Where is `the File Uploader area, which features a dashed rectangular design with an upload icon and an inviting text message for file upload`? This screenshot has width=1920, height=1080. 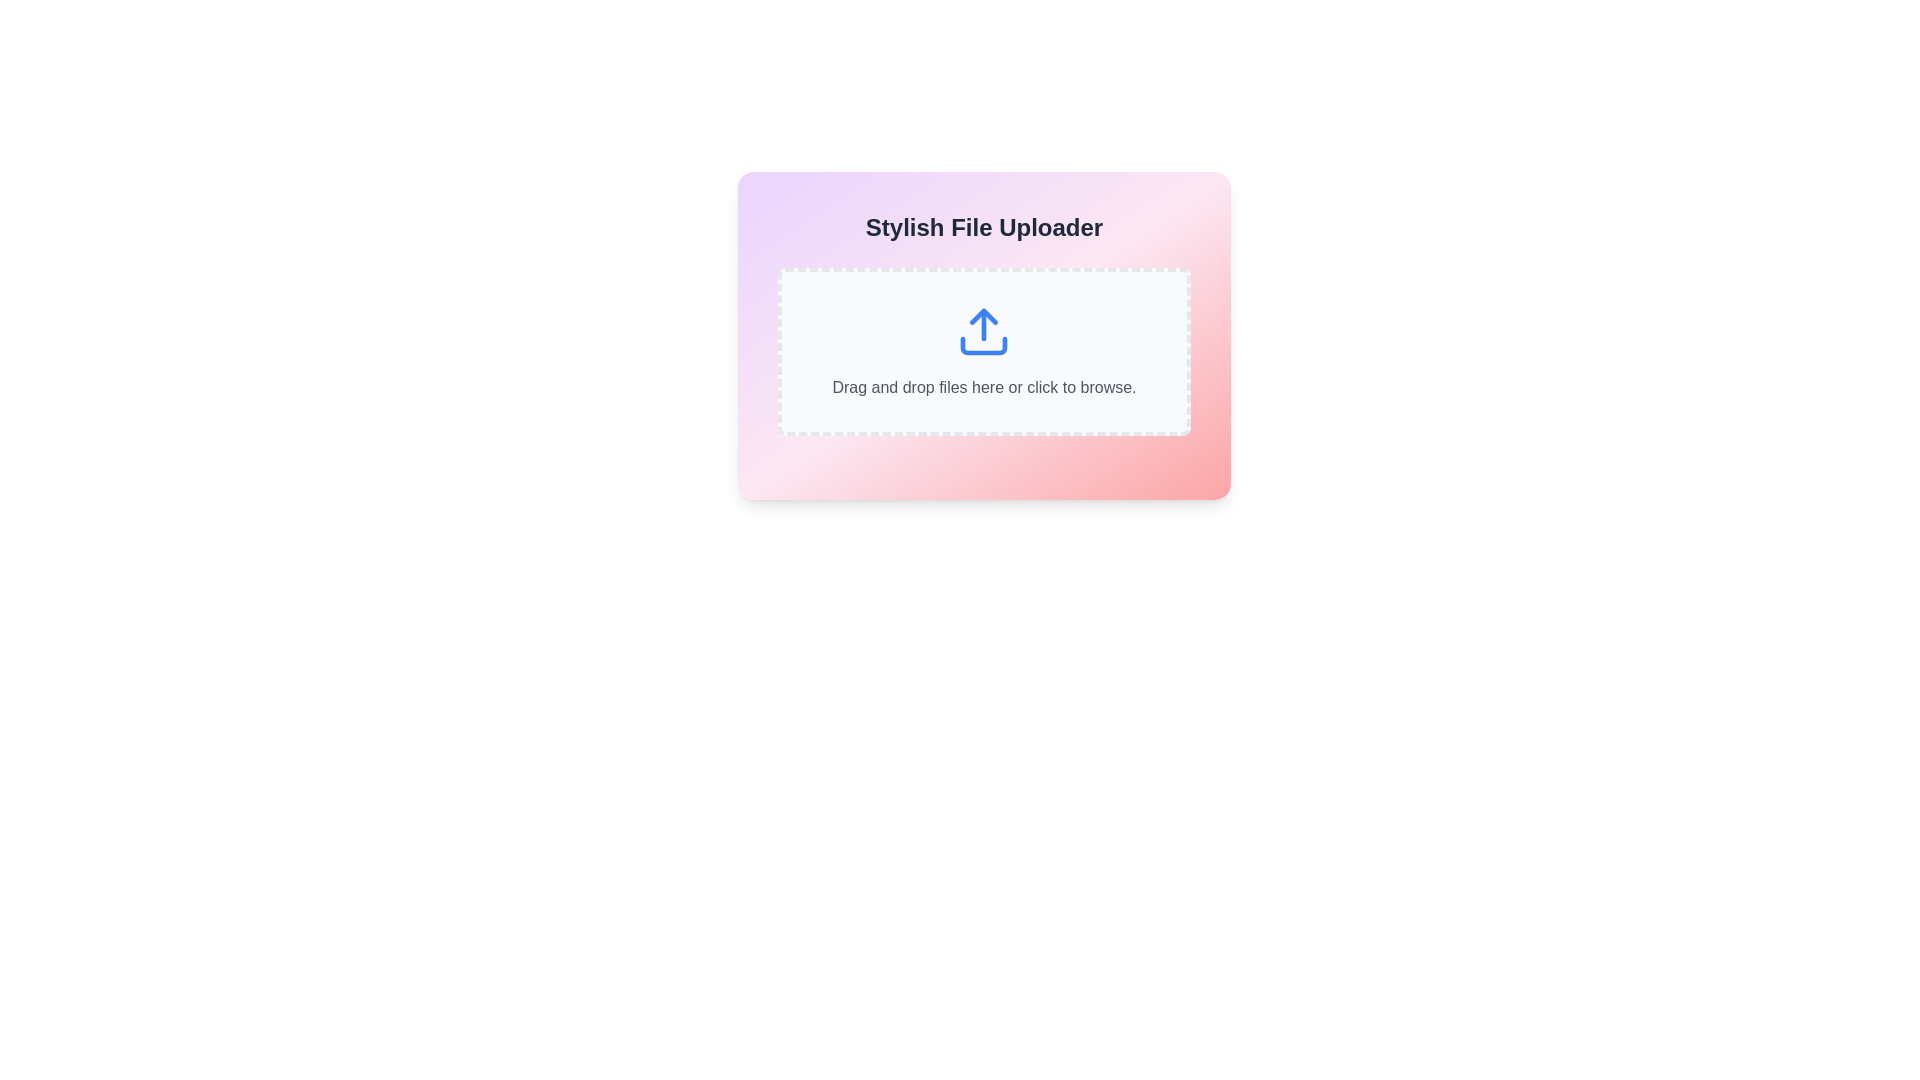
the File Uploader area, which features a dashed rectangular design with an upload icon and an inviting text message for file upload is located at coordinates (984, 334).